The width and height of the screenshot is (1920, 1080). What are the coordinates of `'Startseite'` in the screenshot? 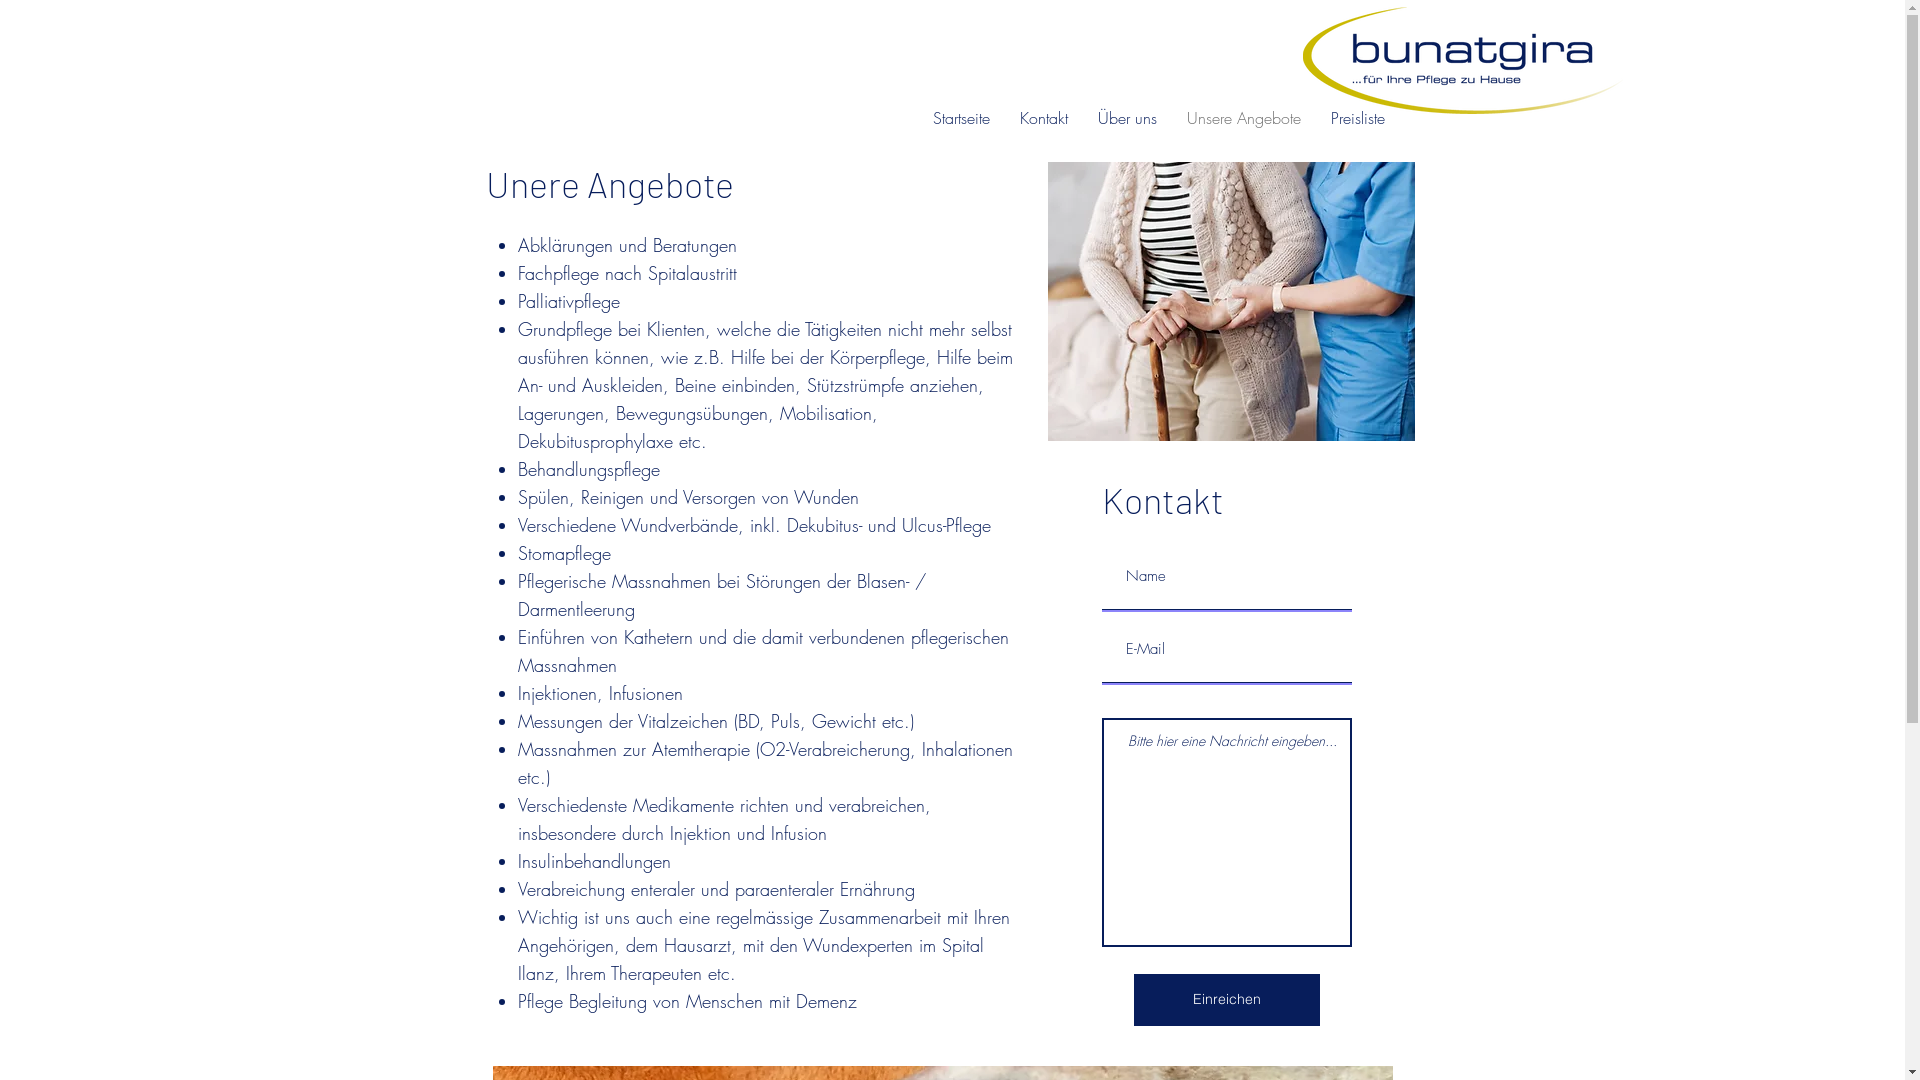 It's located at (961, 118).